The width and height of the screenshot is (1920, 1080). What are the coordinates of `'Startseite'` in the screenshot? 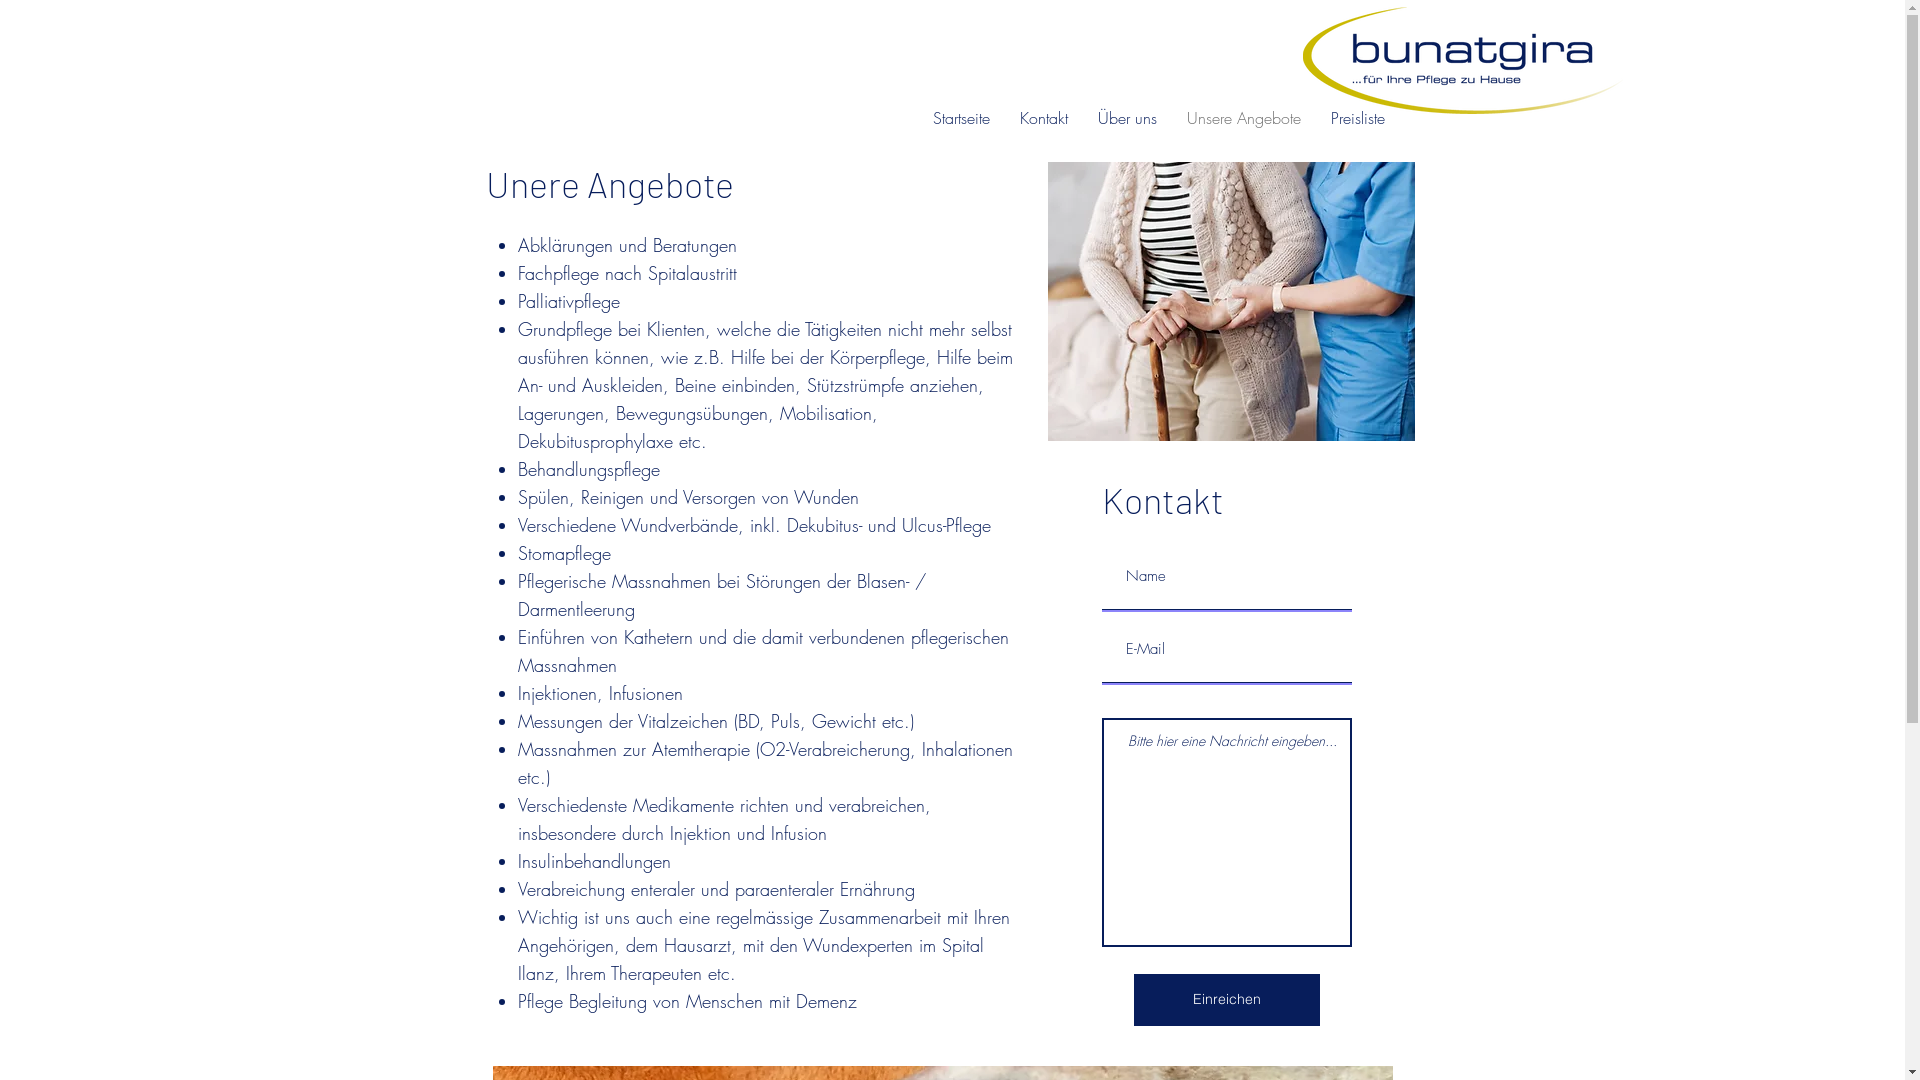 It's located at (961, 118).